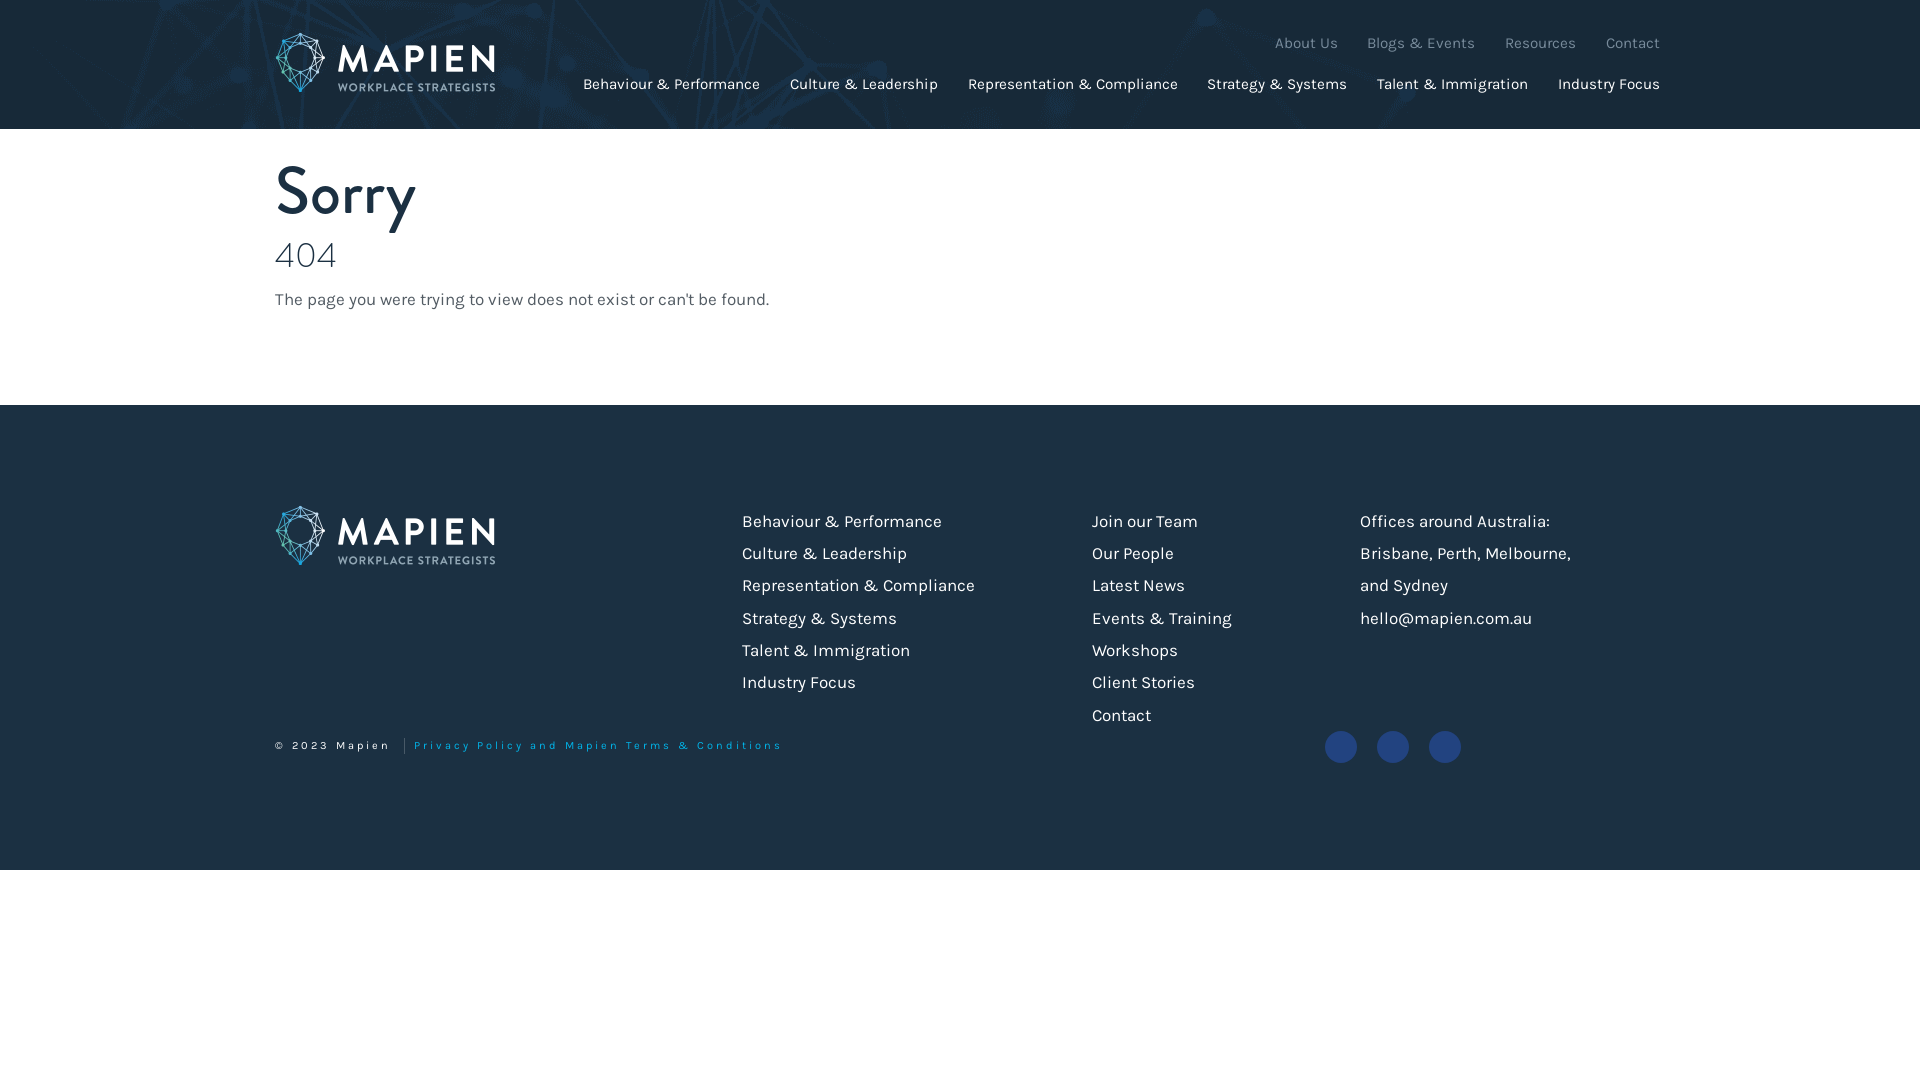 This screenshot has height=1080, width=1920. Describe the element at coordinates (1376, 82) in the screenshot. I see `'Talent & Immigration'` at that location.